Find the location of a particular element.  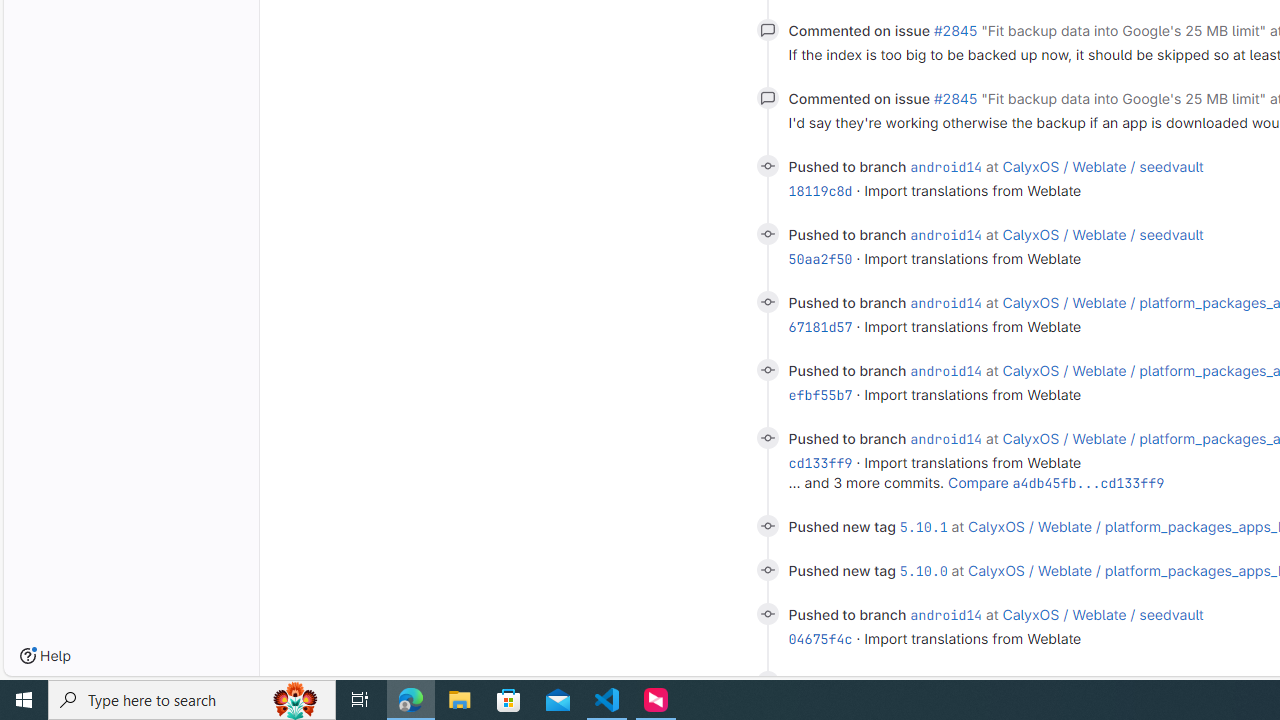

'5.10.0' is located at coordinates (922, 571).